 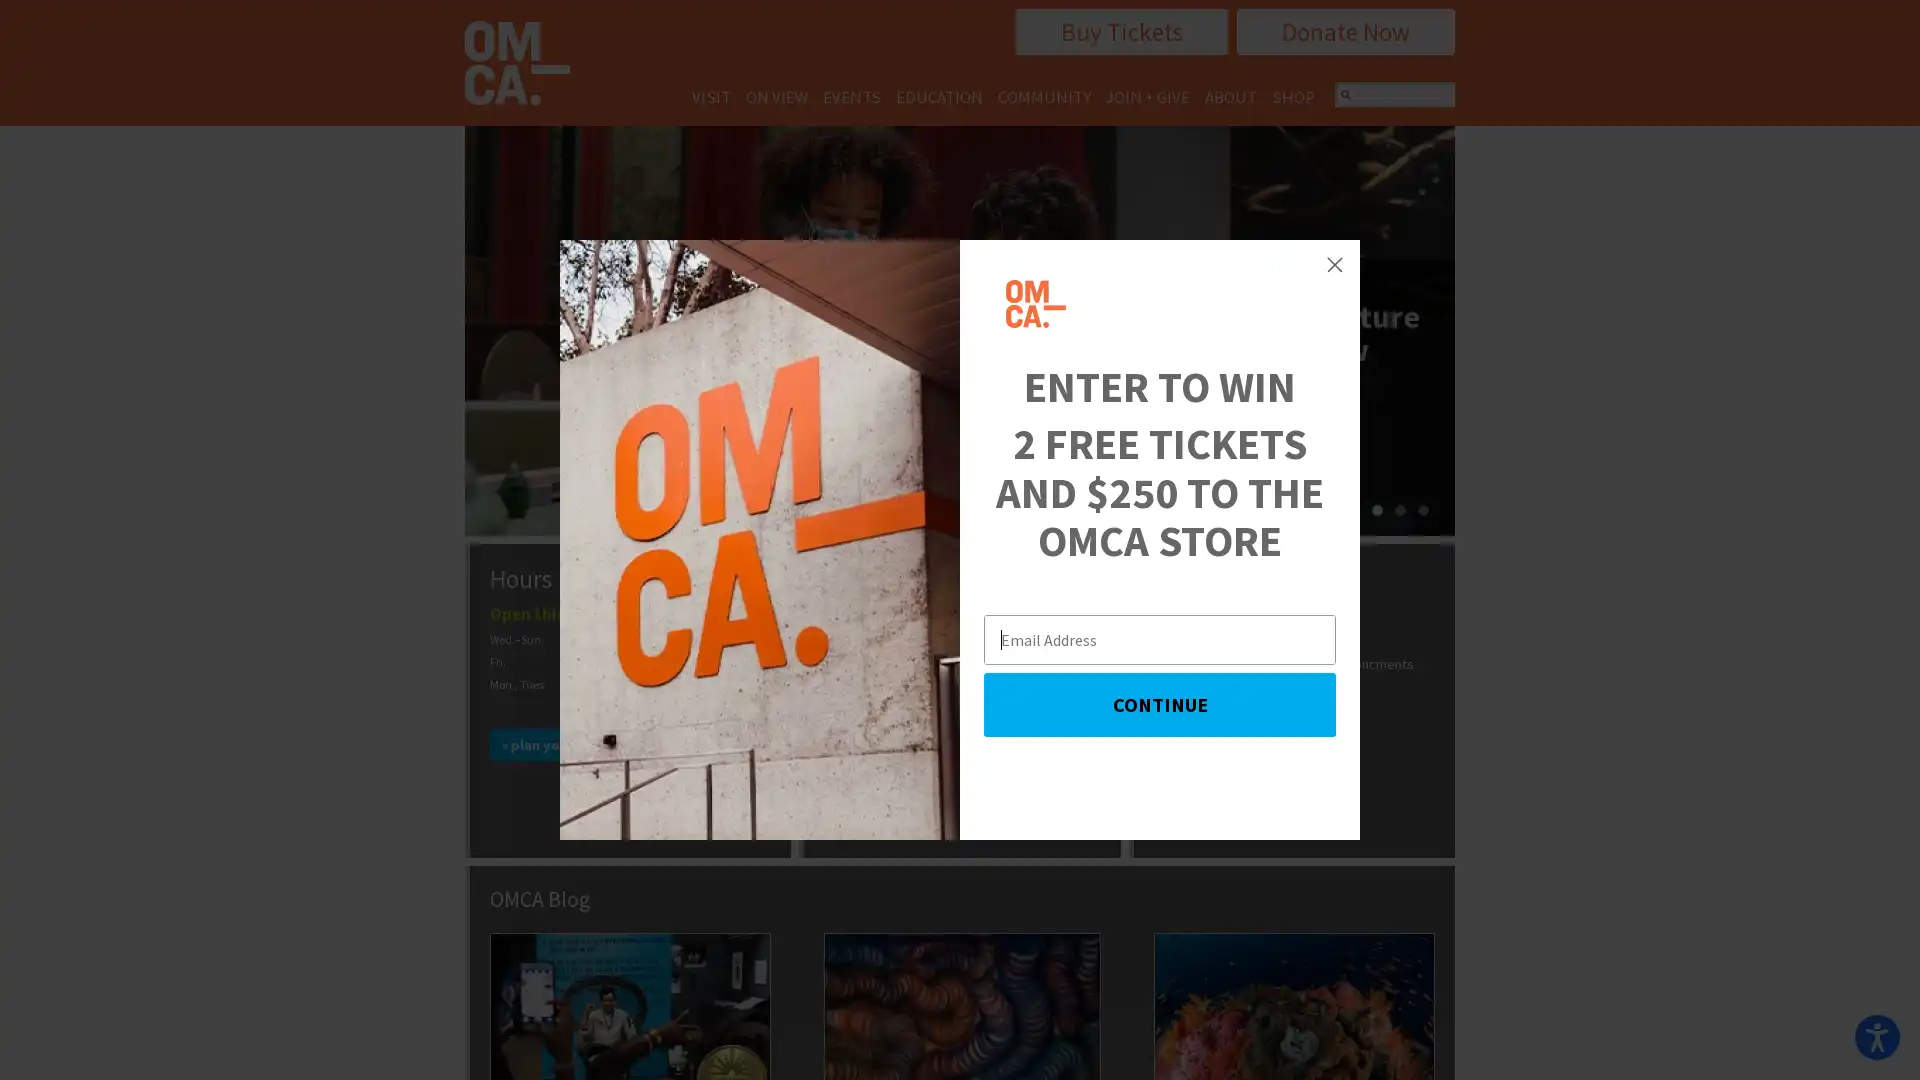 I want to click on Open accessibility options, statement and help, so click(x=1876, y=1036).